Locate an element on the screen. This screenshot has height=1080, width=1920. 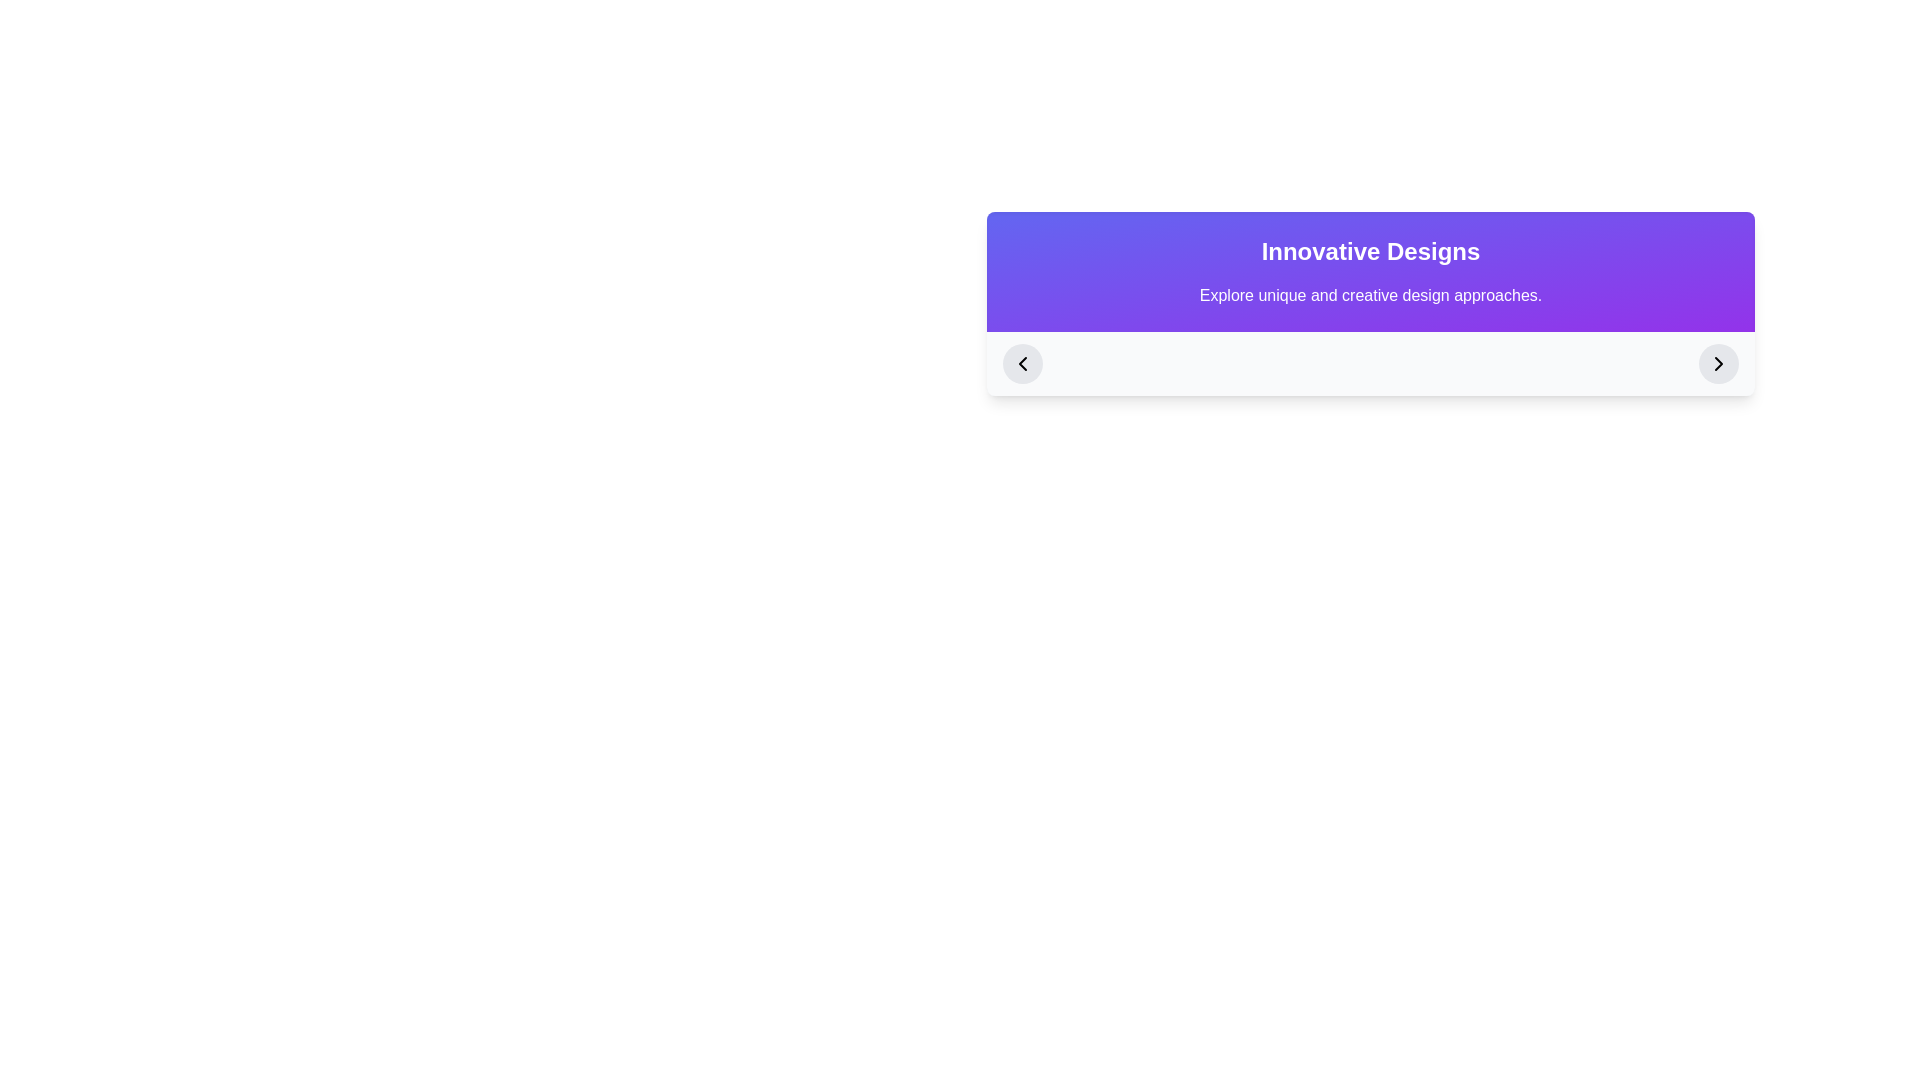
the navigation button located at the far-right end of the horizontal layout bar is located at coordinates (1717, 363).